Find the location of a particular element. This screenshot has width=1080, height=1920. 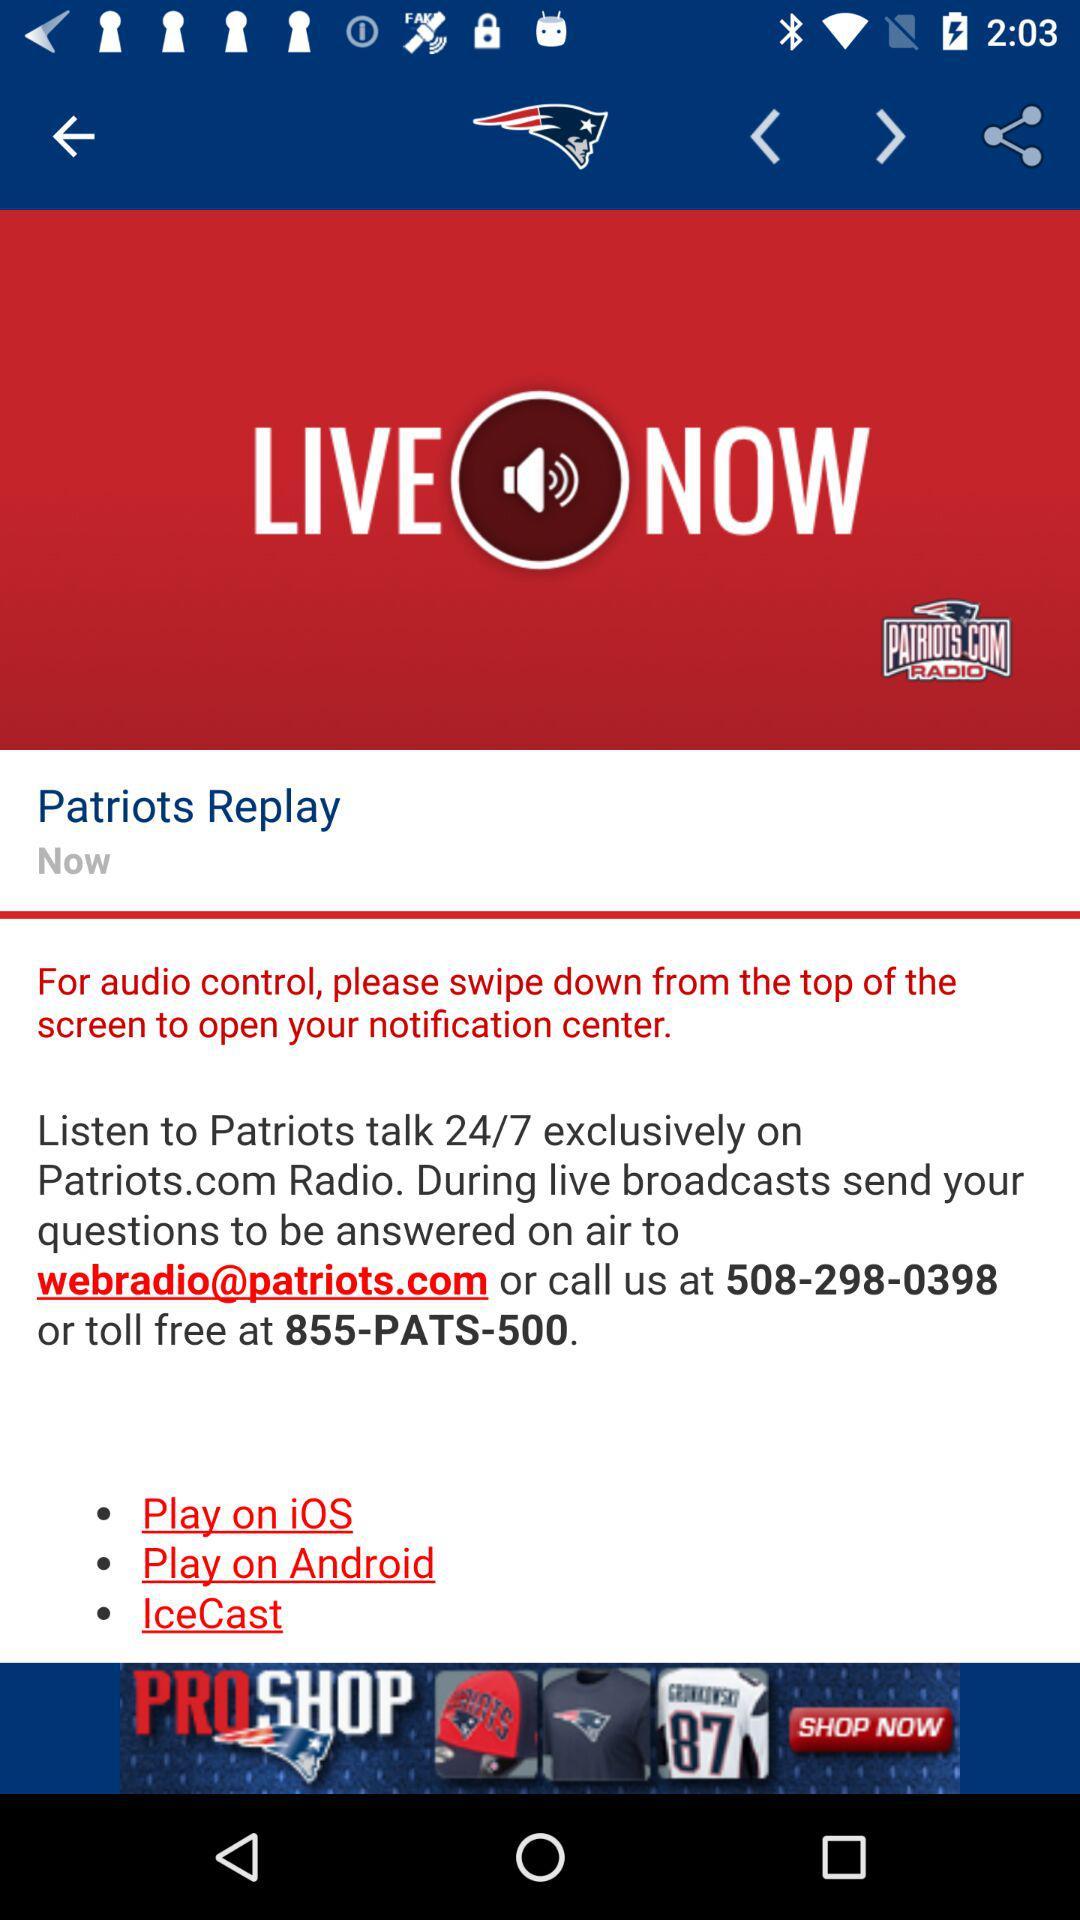

advertisement option is located at coordinates (540, 1727).